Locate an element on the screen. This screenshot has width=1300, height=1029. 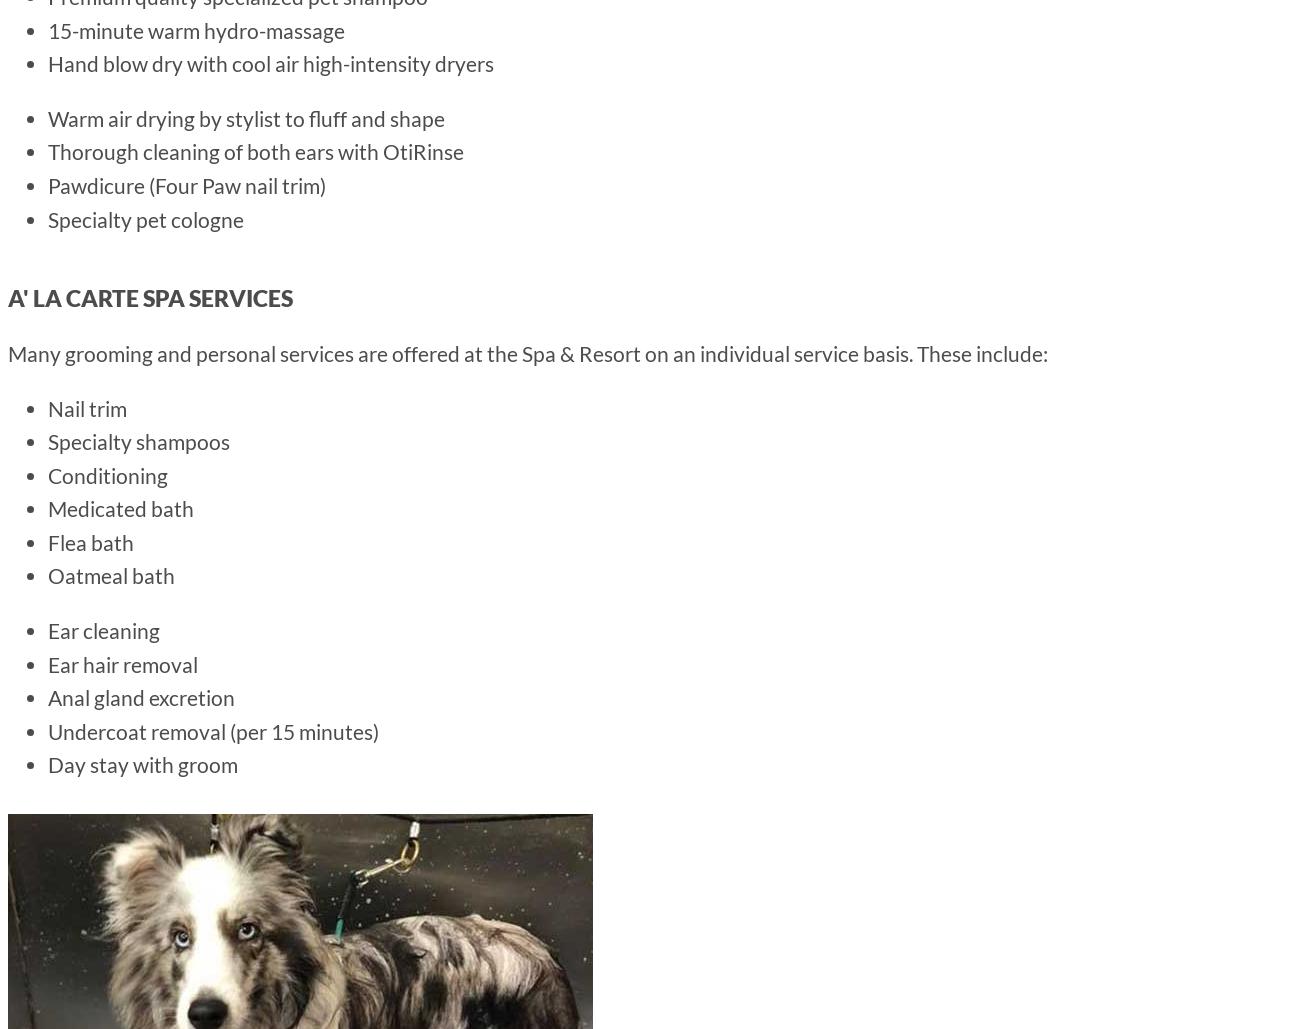
'Pawdicure (Four Paw nail trim)' is located at coordinates (186, 184).